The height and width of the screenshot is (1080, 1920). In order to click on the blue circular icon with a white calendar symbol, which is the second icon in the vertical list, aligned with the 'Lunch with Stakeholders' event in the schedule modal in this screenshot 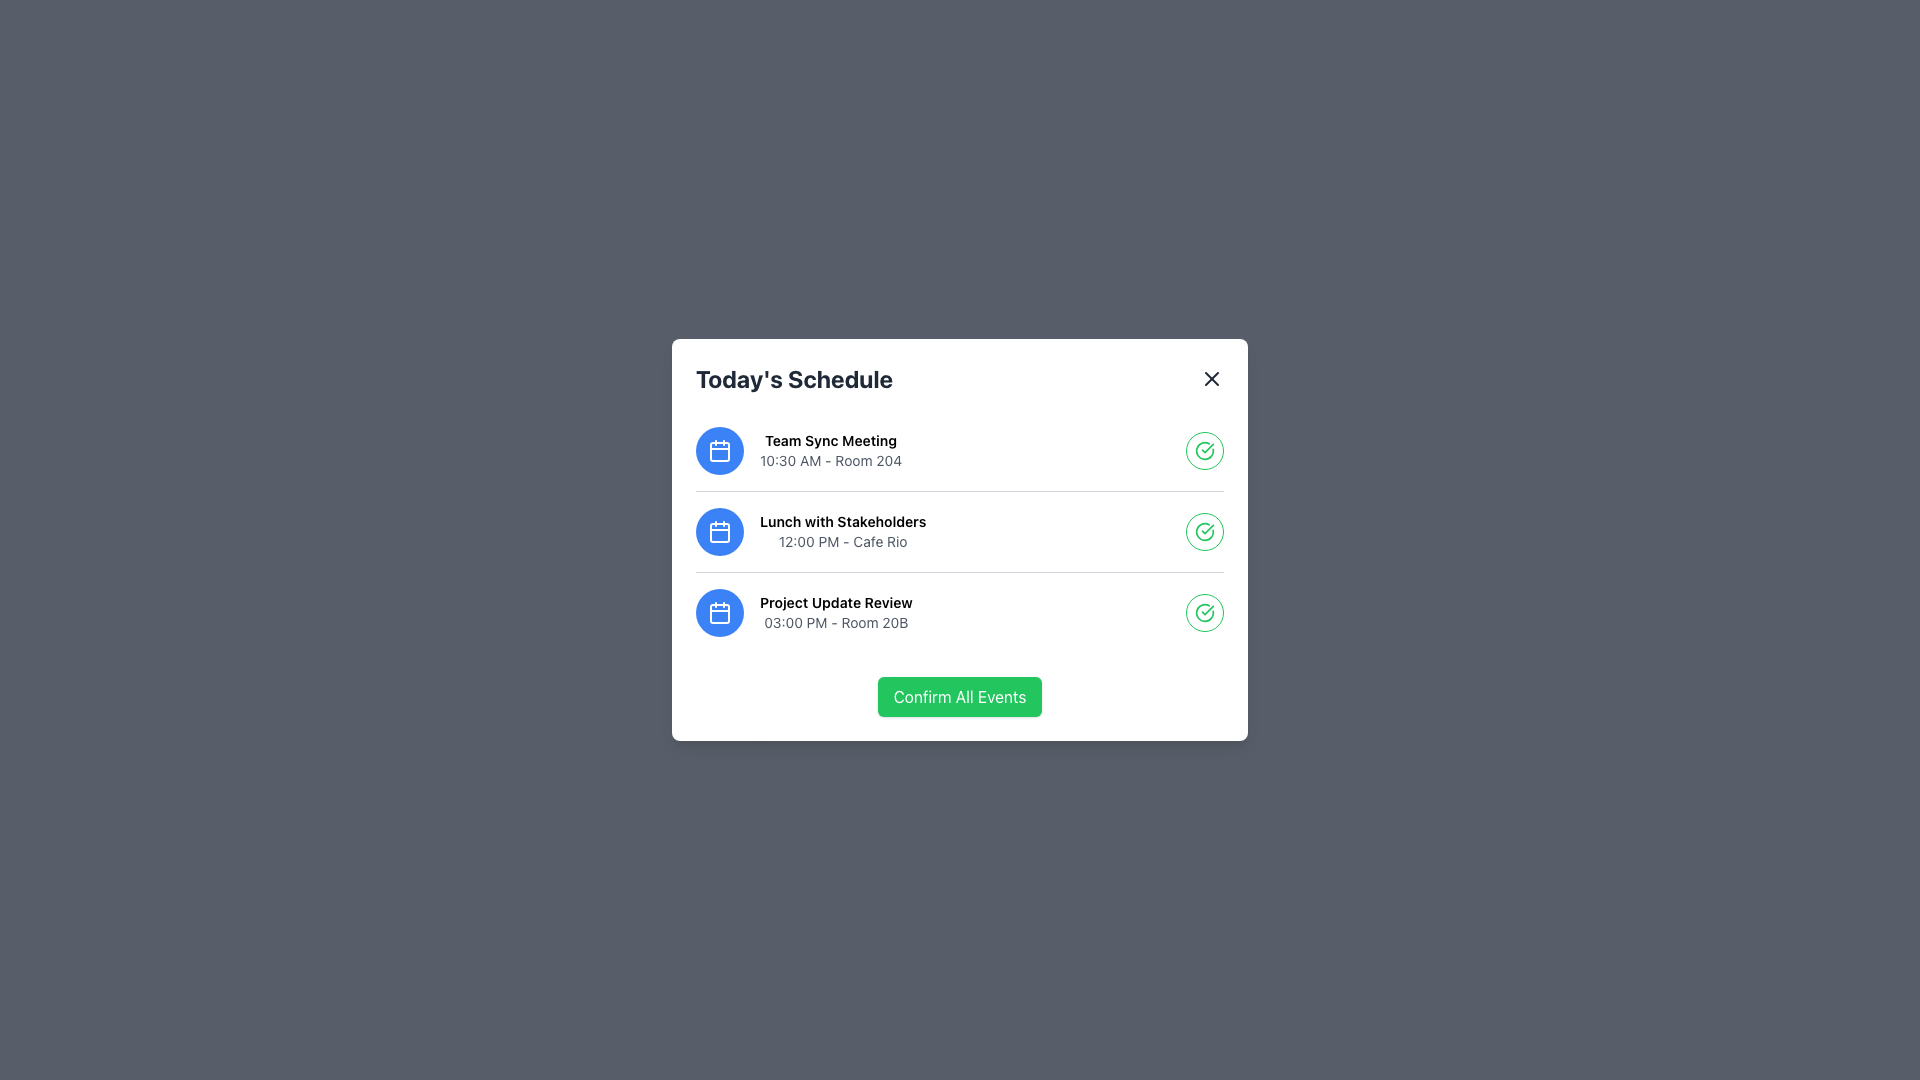, I will do `click(720, 531)`.